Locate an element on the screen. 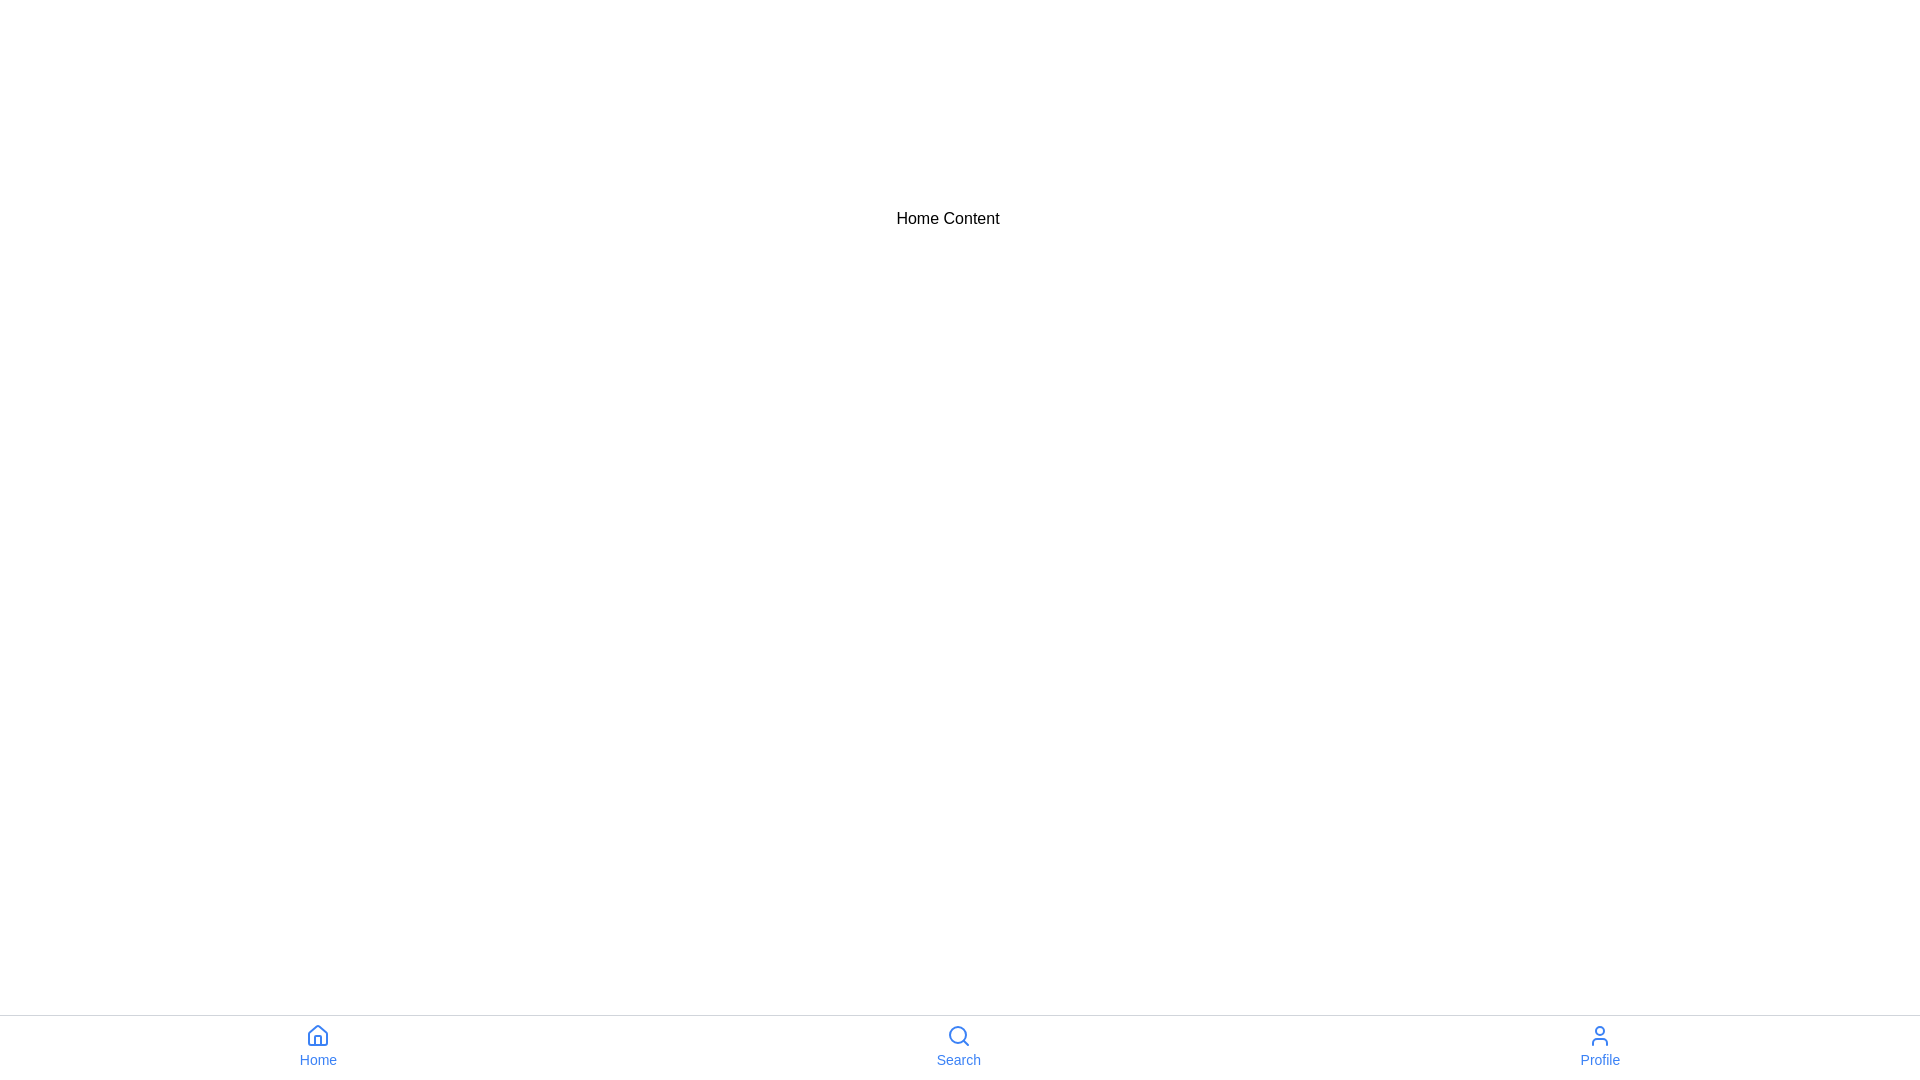 This screenshot has height=1080, width=1920. the text label for the profile section located at the bottom center of the interface, directly below the user profile icon is located at coordinates (1600, 1059).